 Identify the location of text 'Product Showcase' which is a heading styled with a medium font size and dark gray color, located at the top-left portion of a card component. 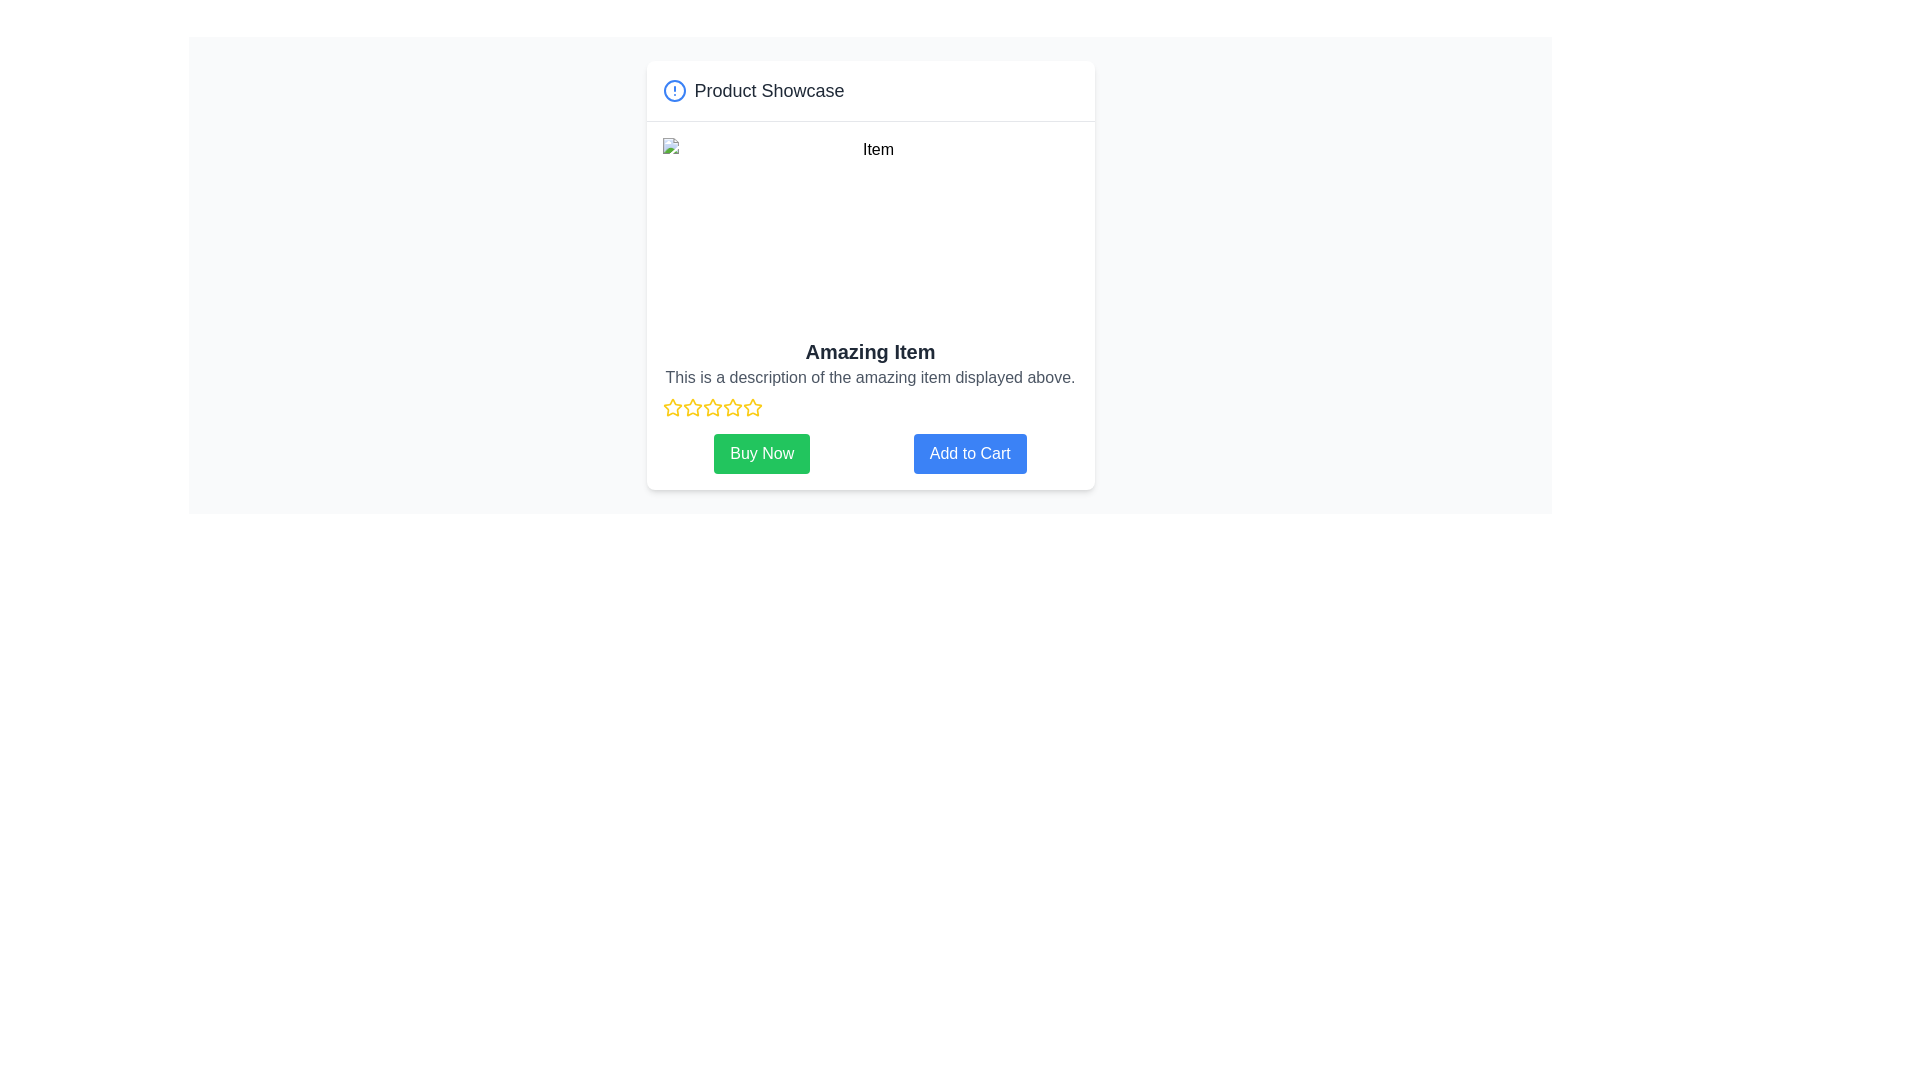
(768, 91).